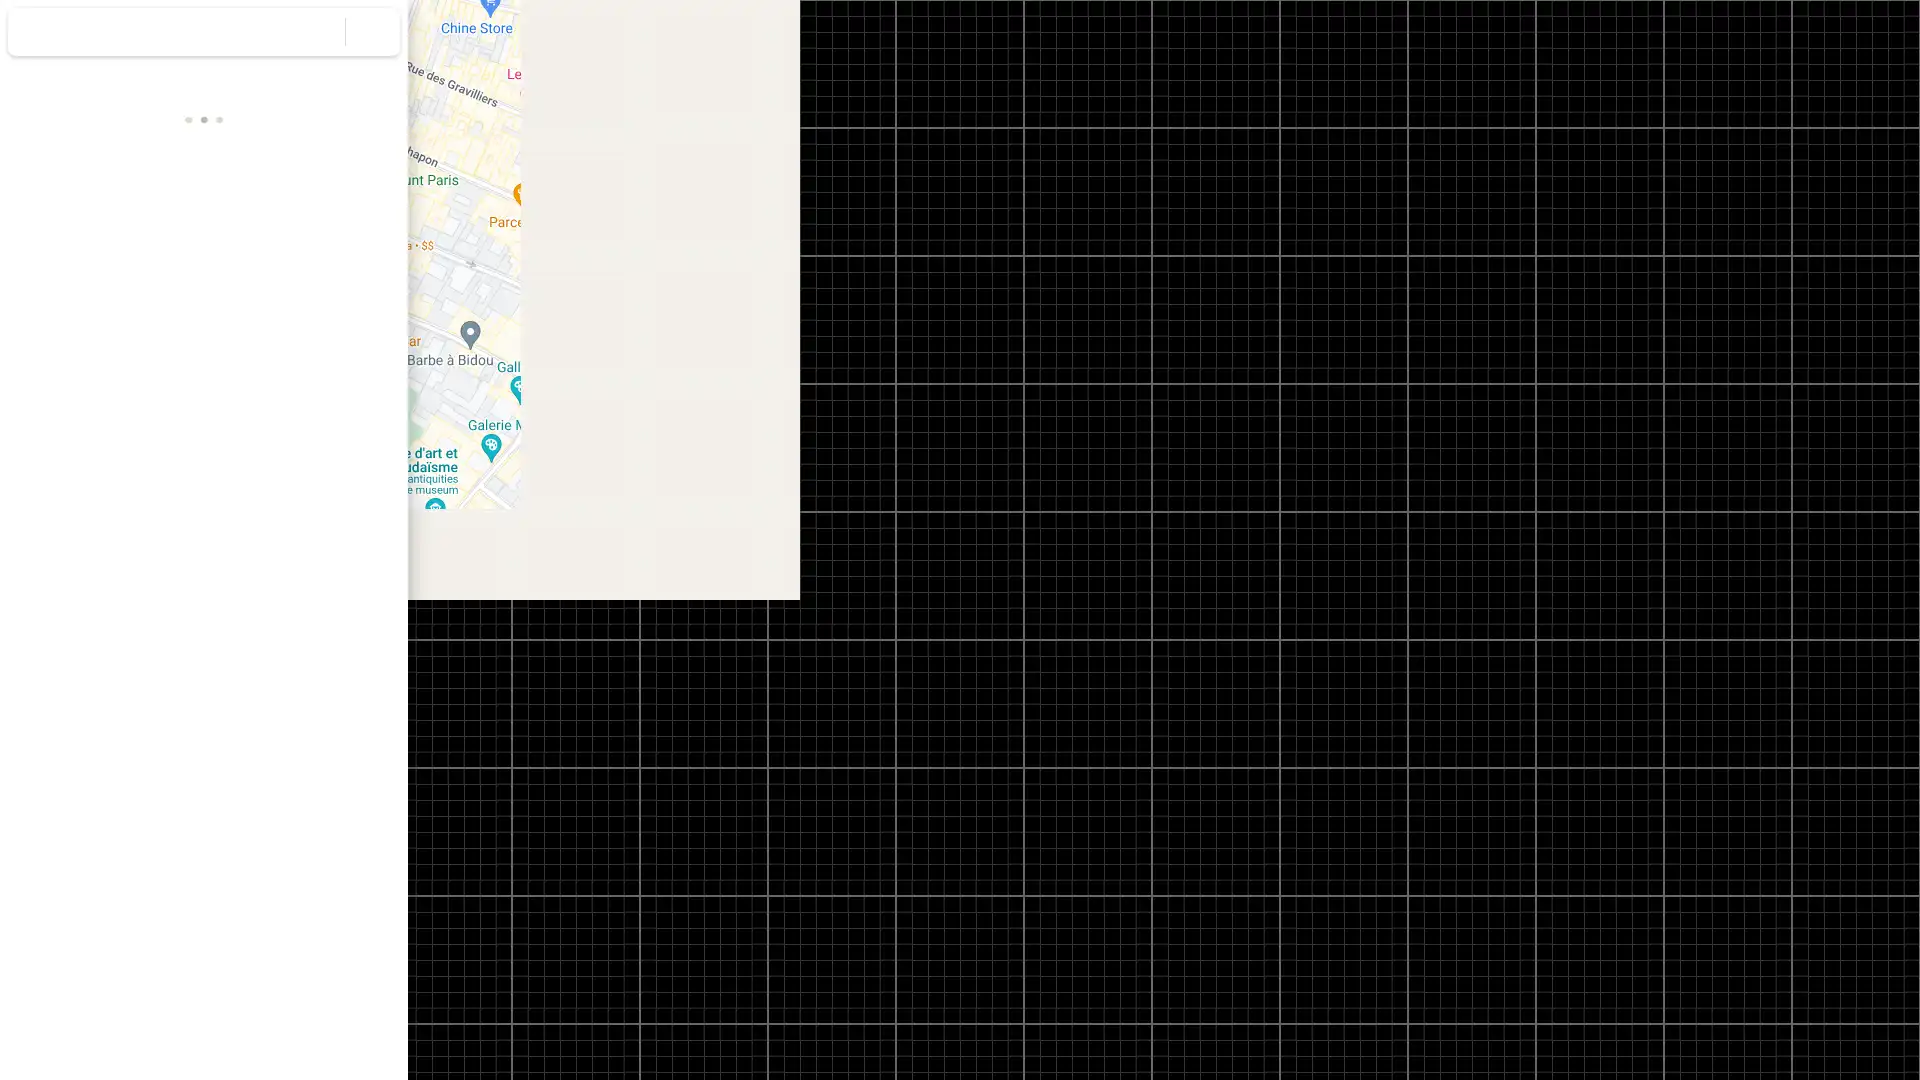  Describe the element at coordinates (275, 350) in the screenshot. I see `Send 5 Rue de Palestro to your phone` at that location.